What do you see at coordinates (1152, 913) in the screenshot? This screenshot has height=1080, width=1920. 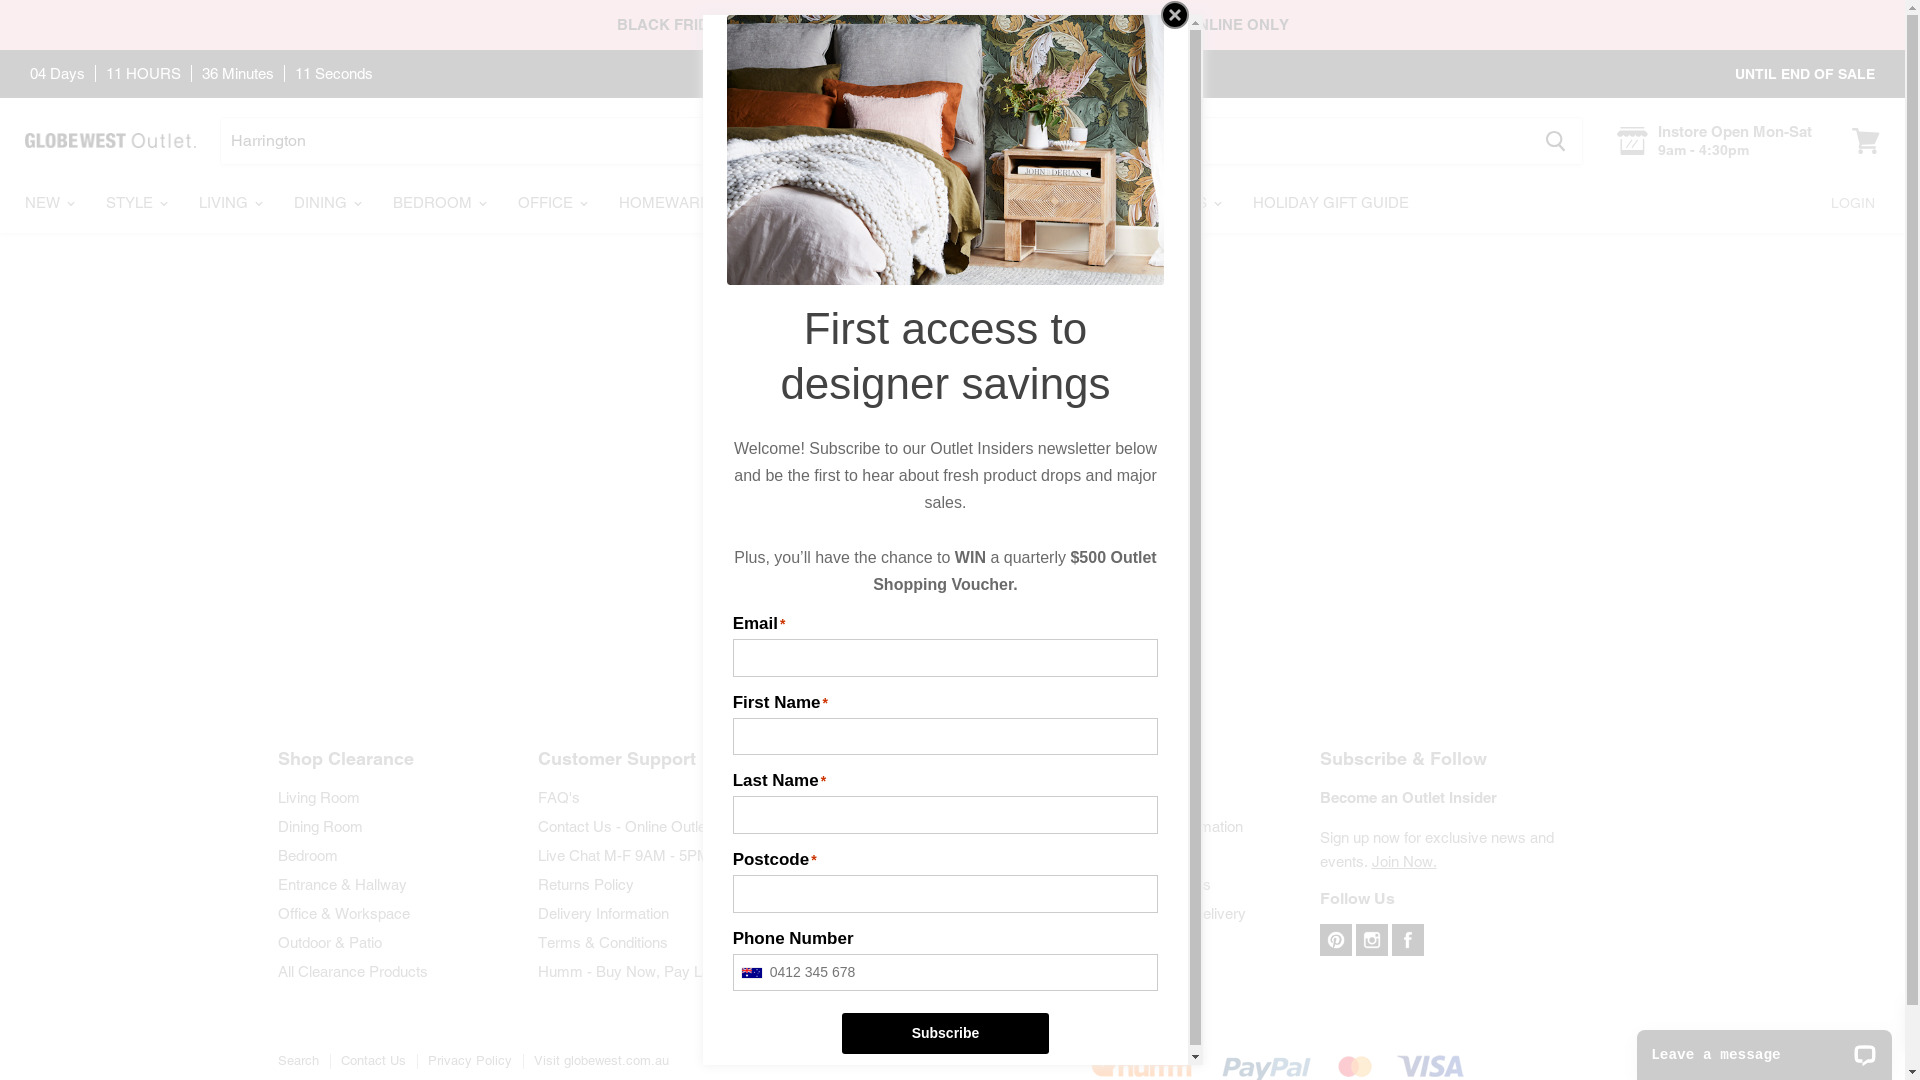 I see `'How to Measure for Delivery'` at bounding box center [1152, 913].